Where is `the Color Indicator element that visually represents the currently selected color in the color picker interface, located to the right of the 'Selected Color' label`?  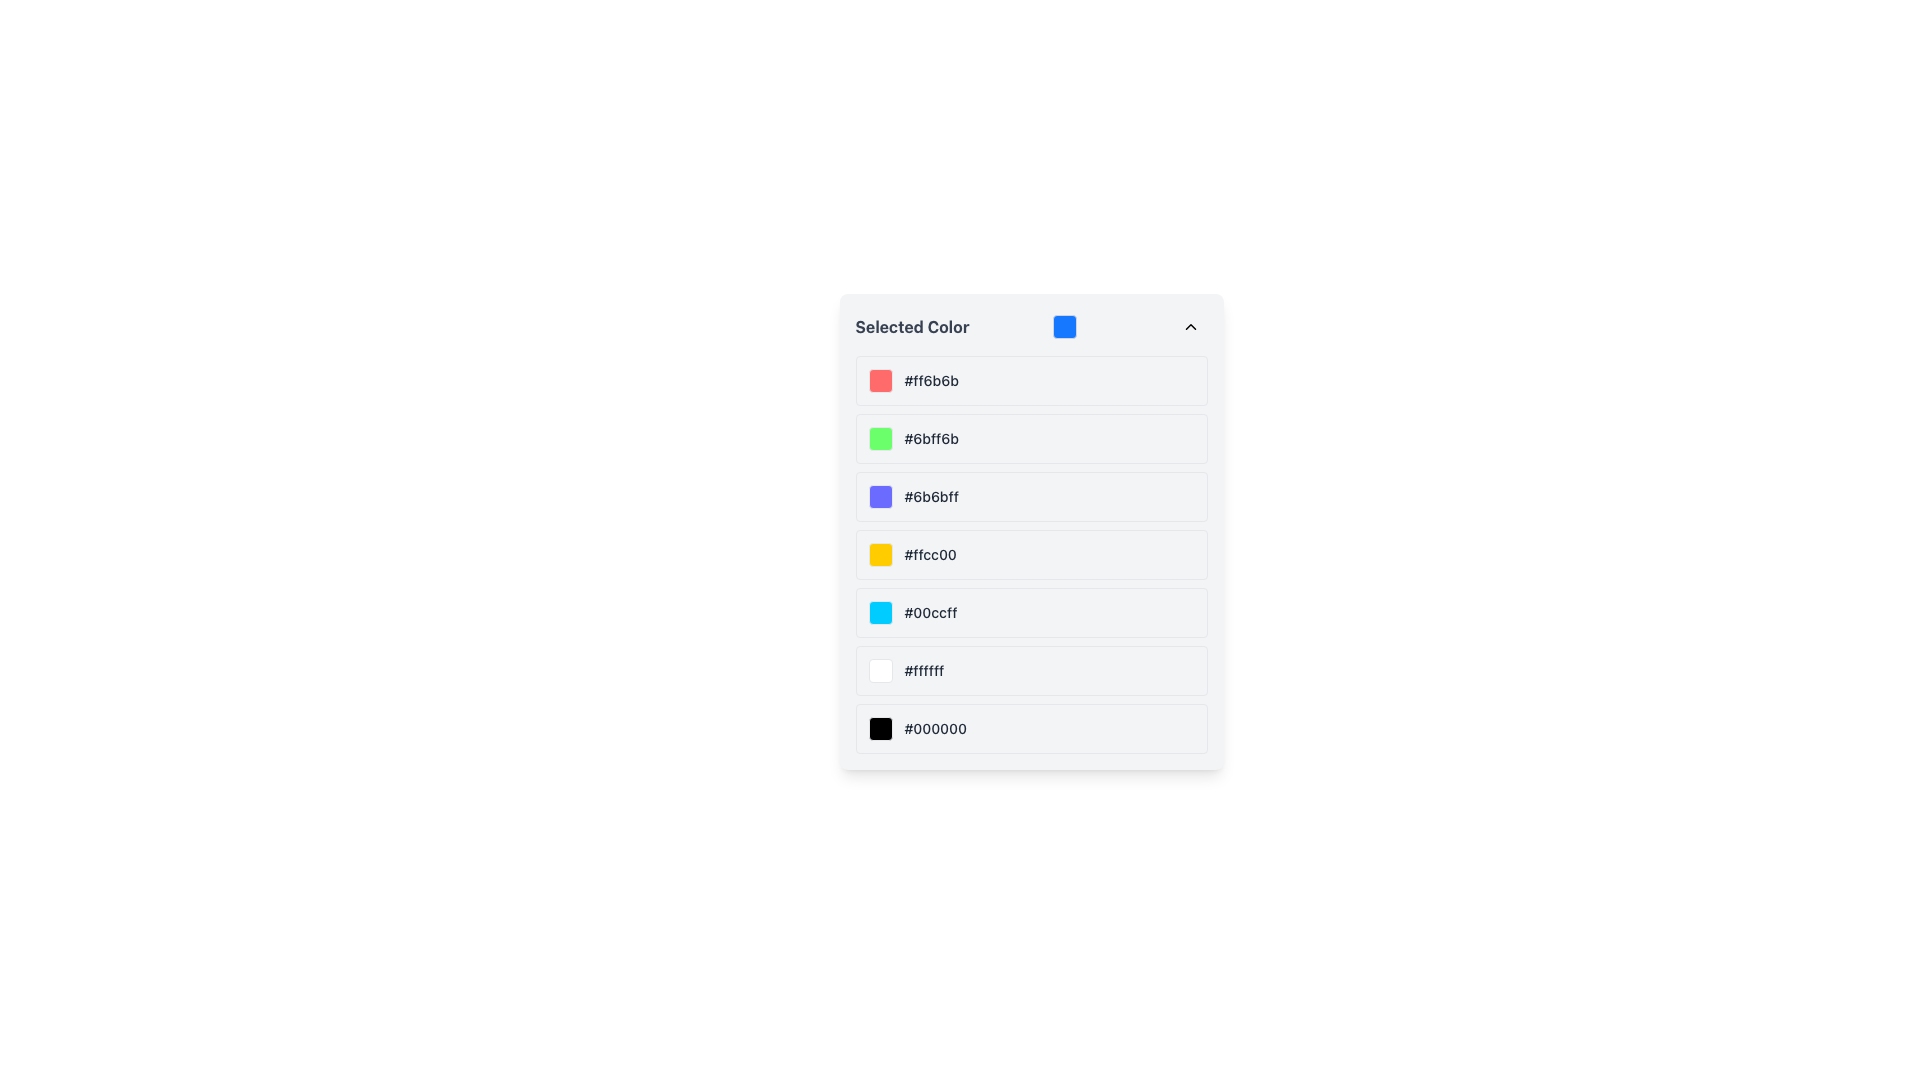 the Color Indicator element that visually represents the currently selected color in the color picker interface, located to the right of the 'Selected Color' label is located at coordinates (1064, 326).